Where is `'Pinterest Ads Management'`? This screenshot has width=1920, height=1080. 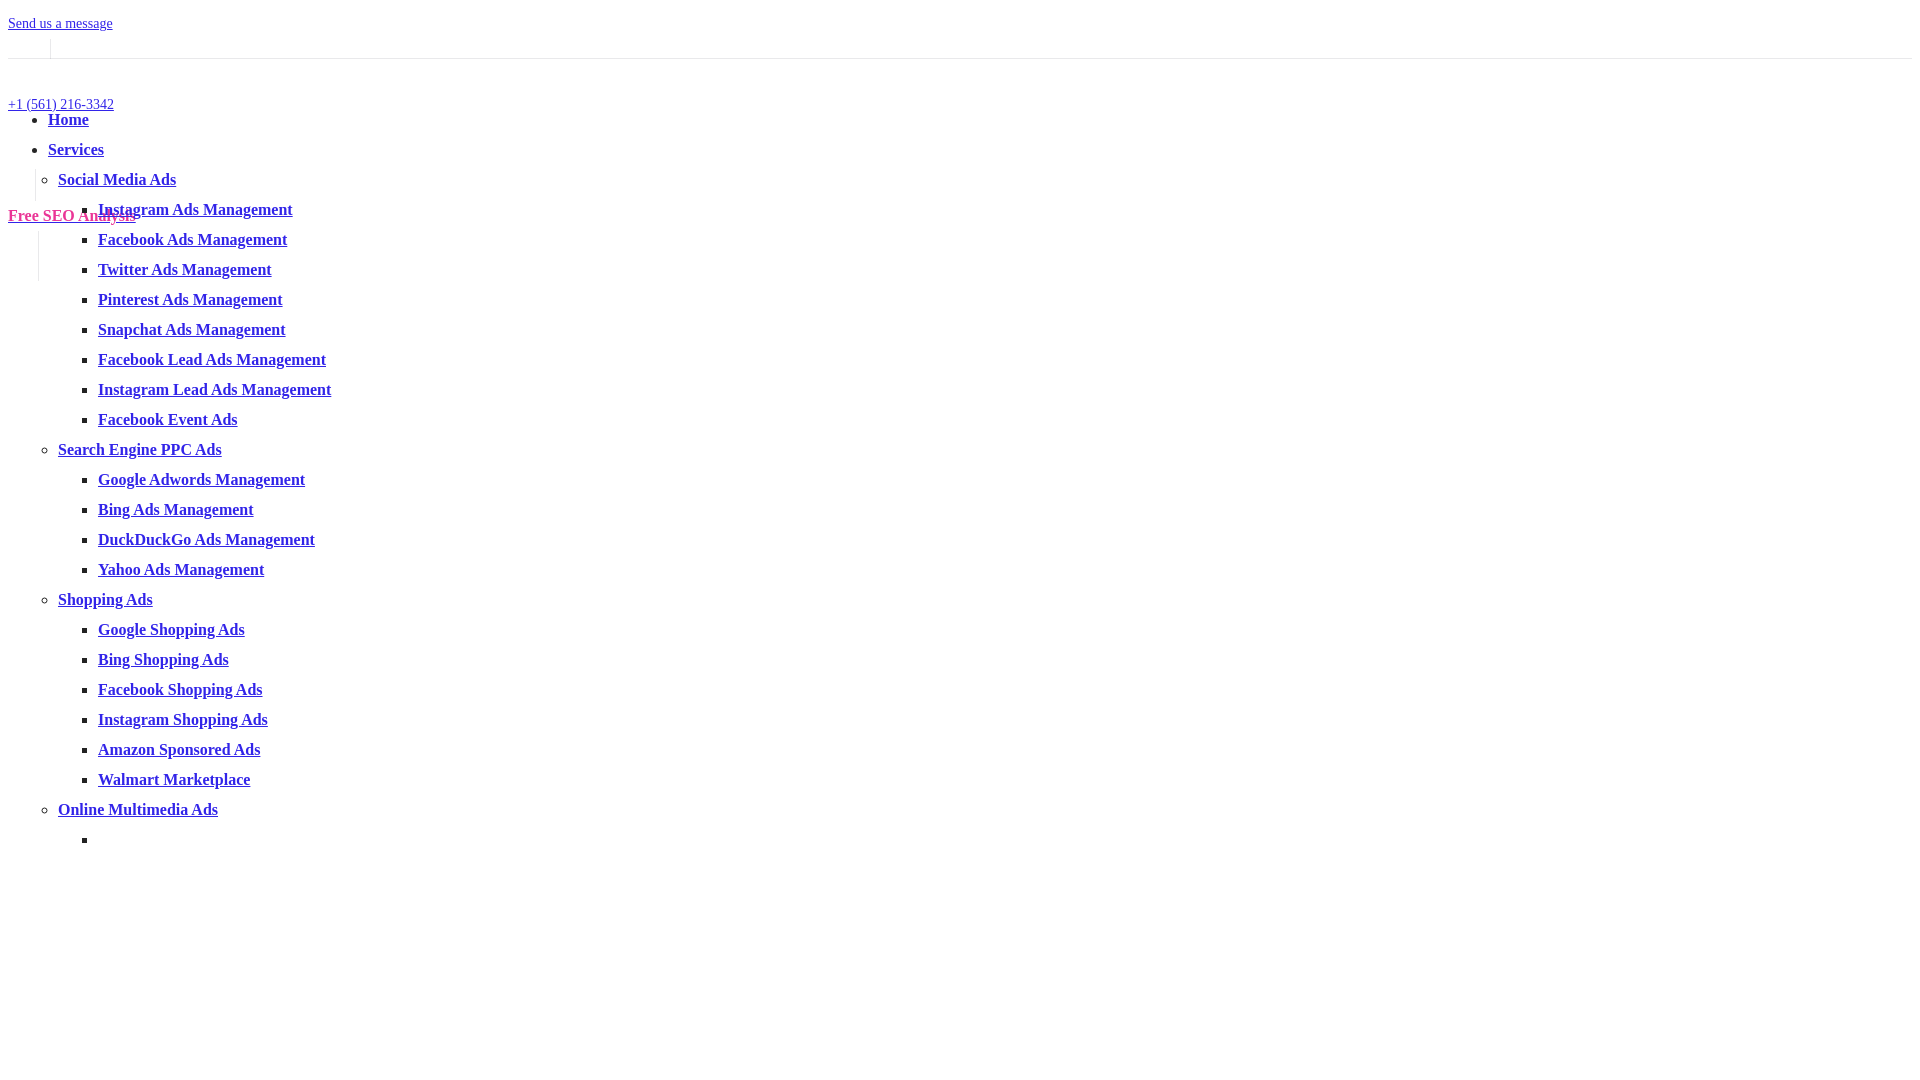 'Pinterest Ads Management' is located at coordinates (190, 299).